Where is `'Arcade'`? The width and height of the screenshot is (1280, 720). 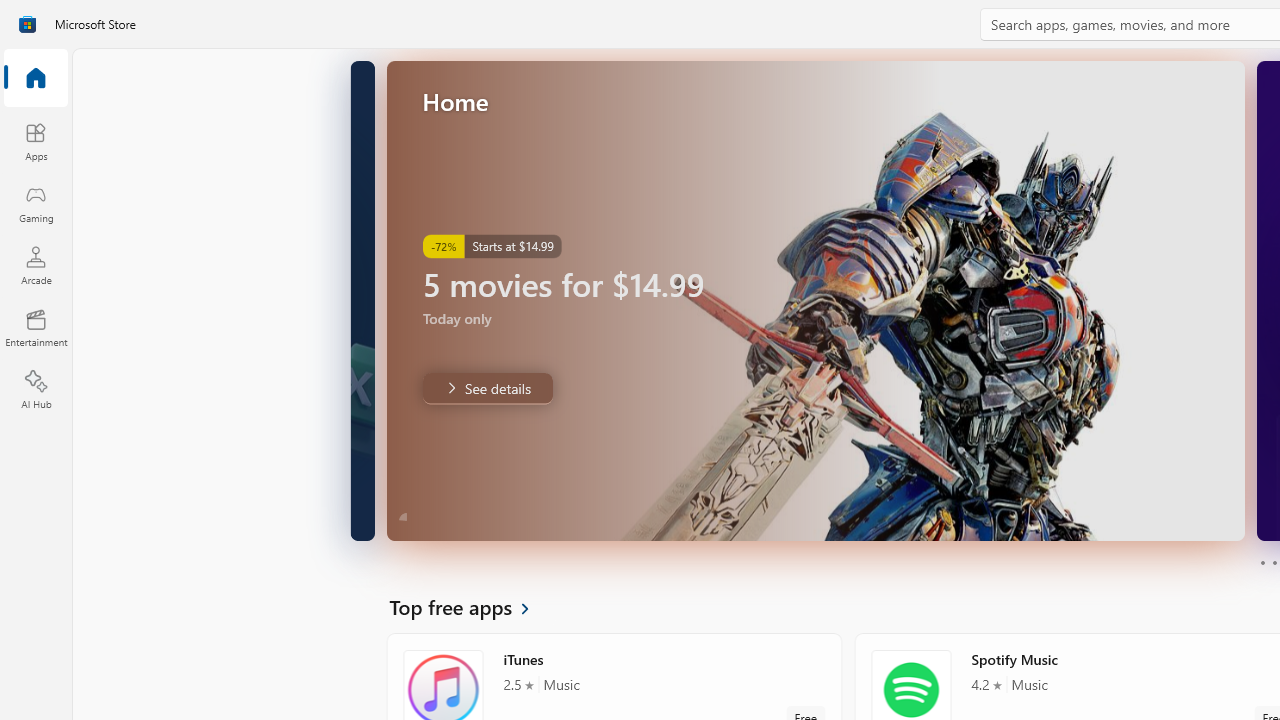
'Arcade' is located at coordinates (35, 264).